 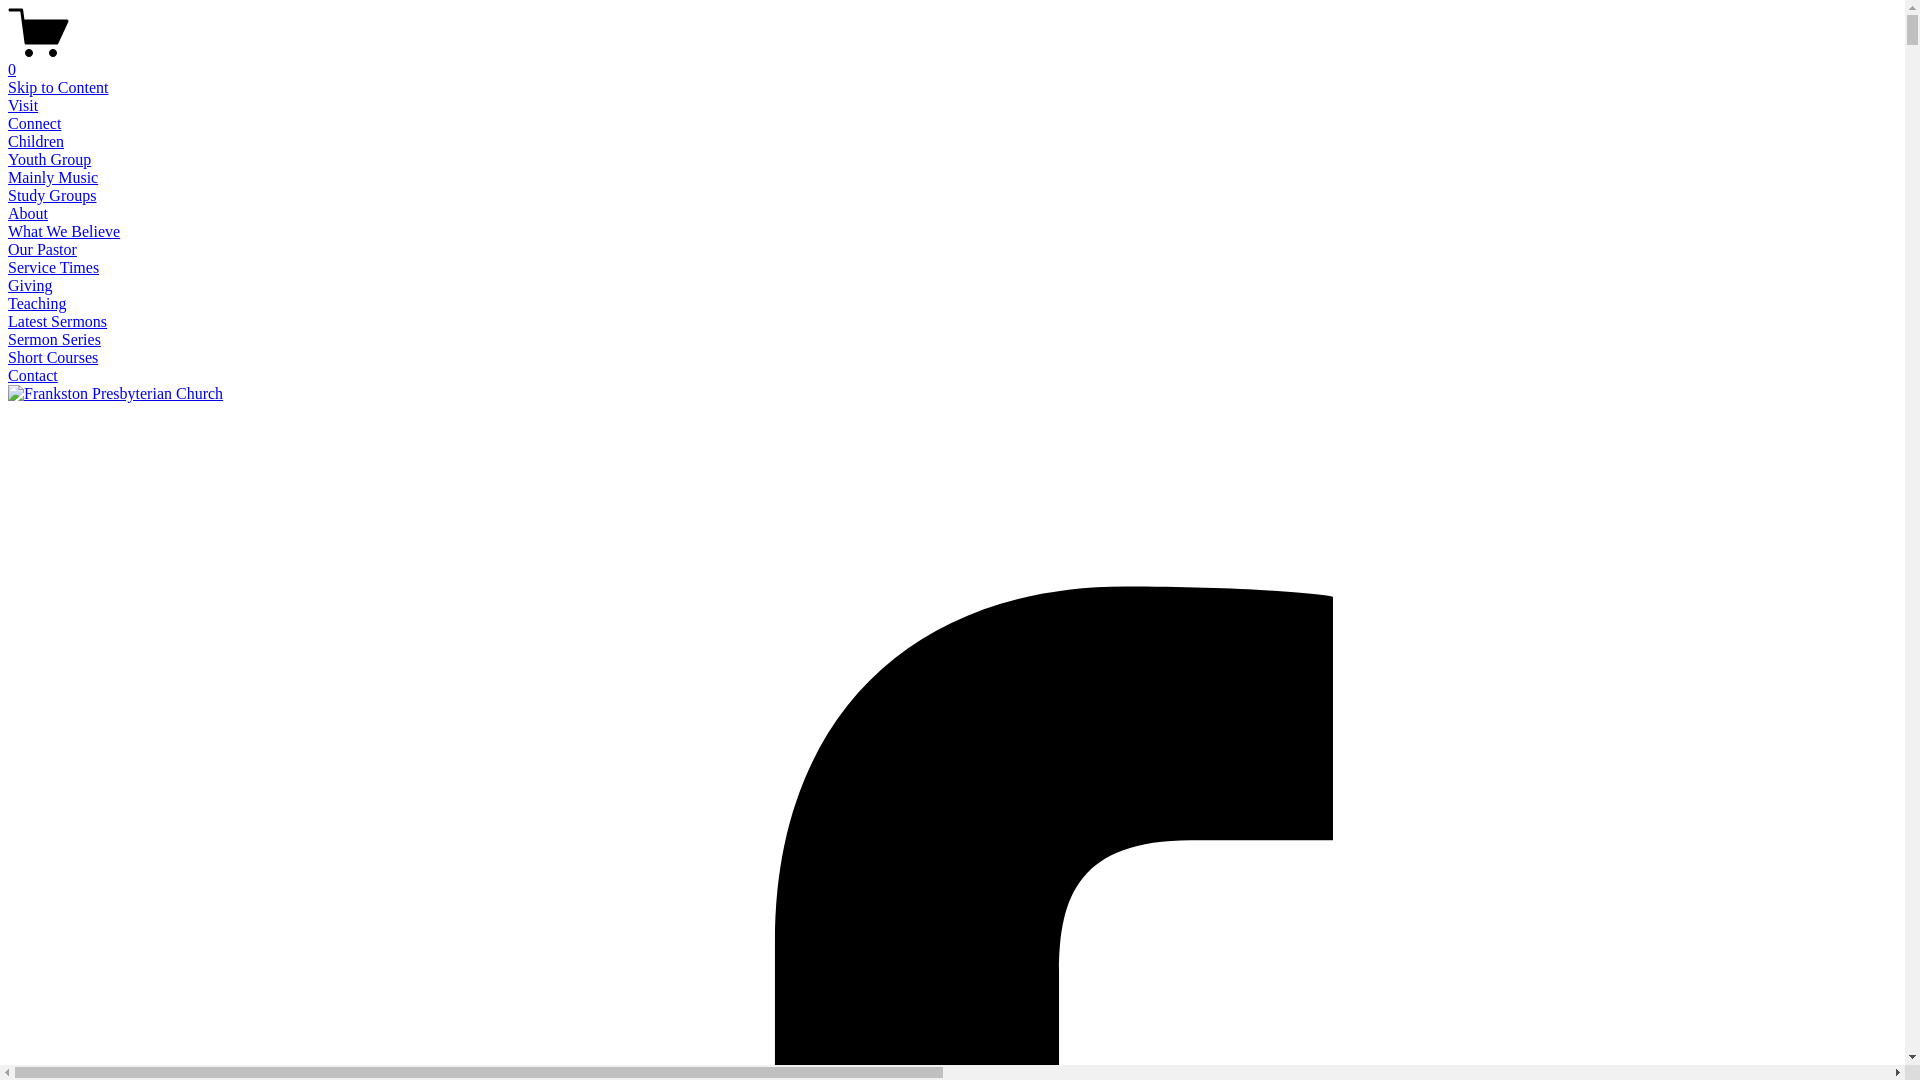 I want to click on 'Visit', so click(x=23, y=105).